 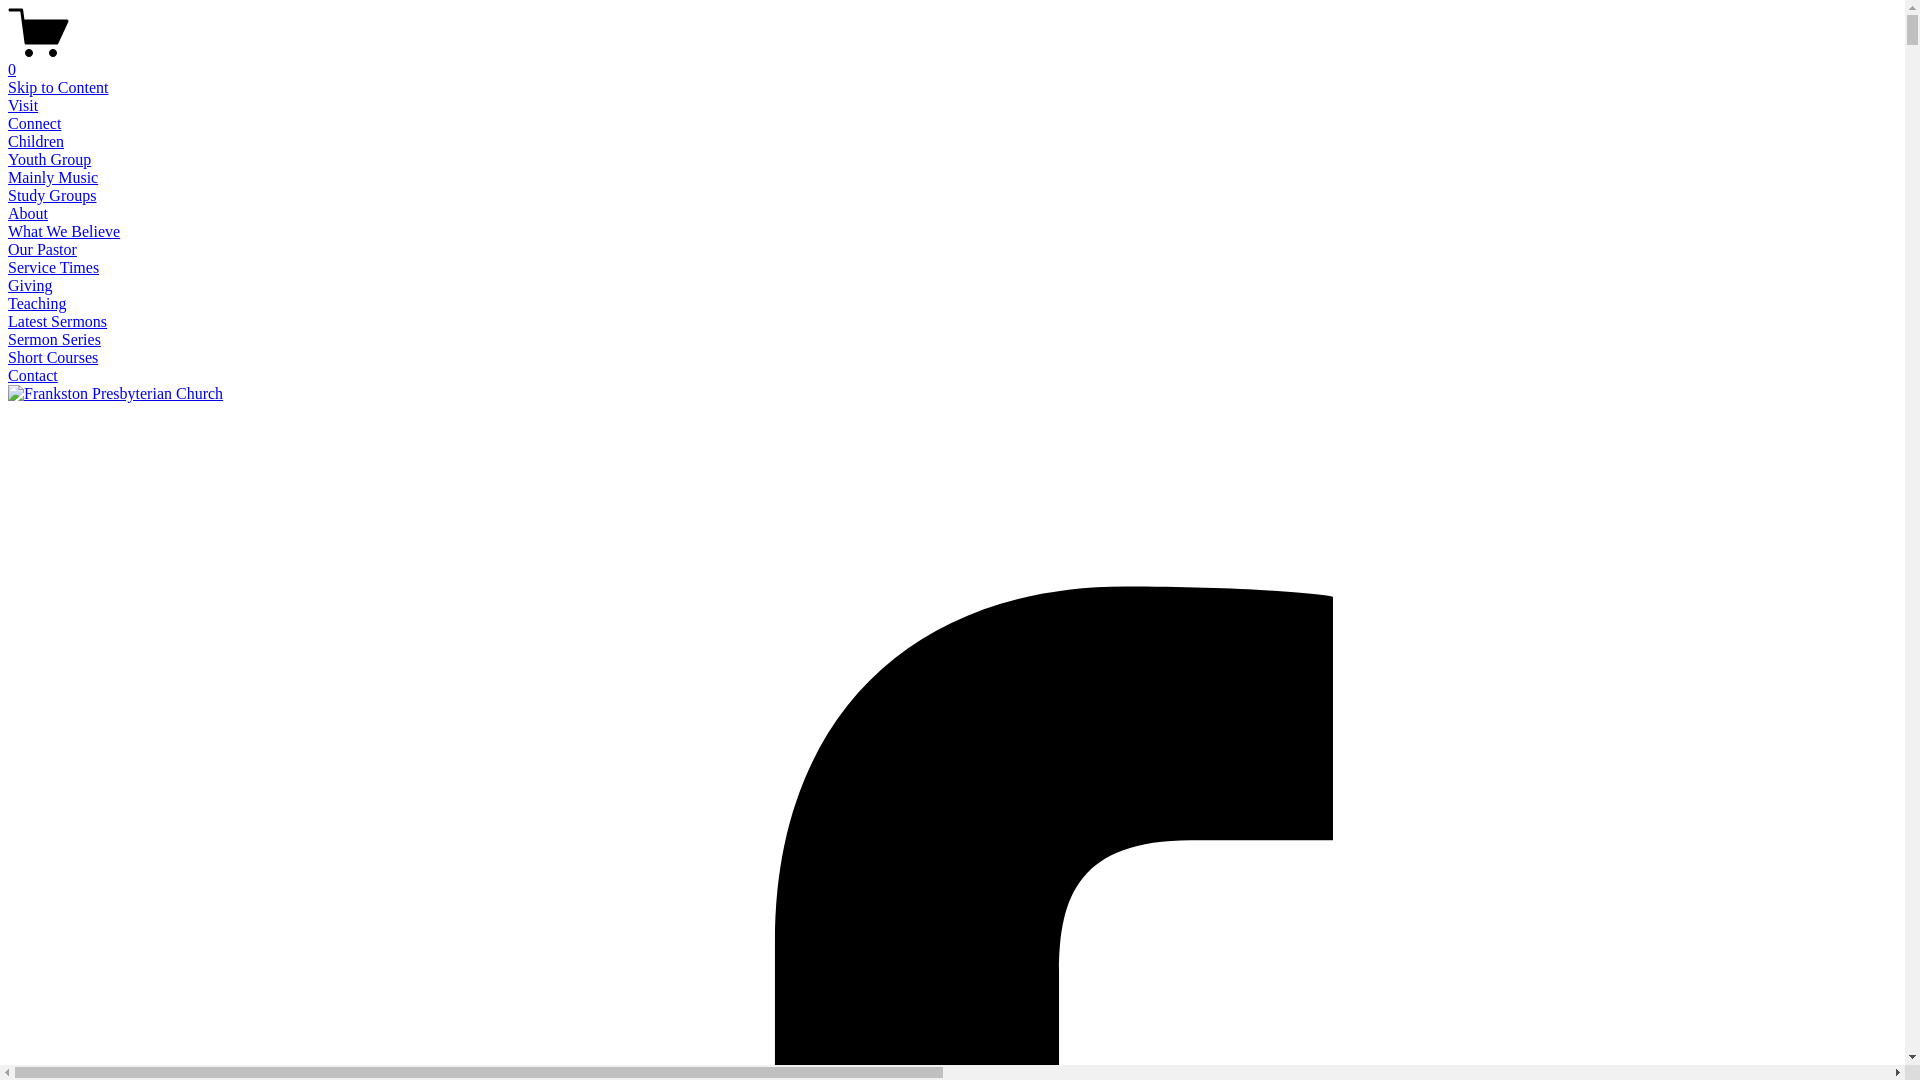 I want to click on 'Visit', so click(x=23, y=105).